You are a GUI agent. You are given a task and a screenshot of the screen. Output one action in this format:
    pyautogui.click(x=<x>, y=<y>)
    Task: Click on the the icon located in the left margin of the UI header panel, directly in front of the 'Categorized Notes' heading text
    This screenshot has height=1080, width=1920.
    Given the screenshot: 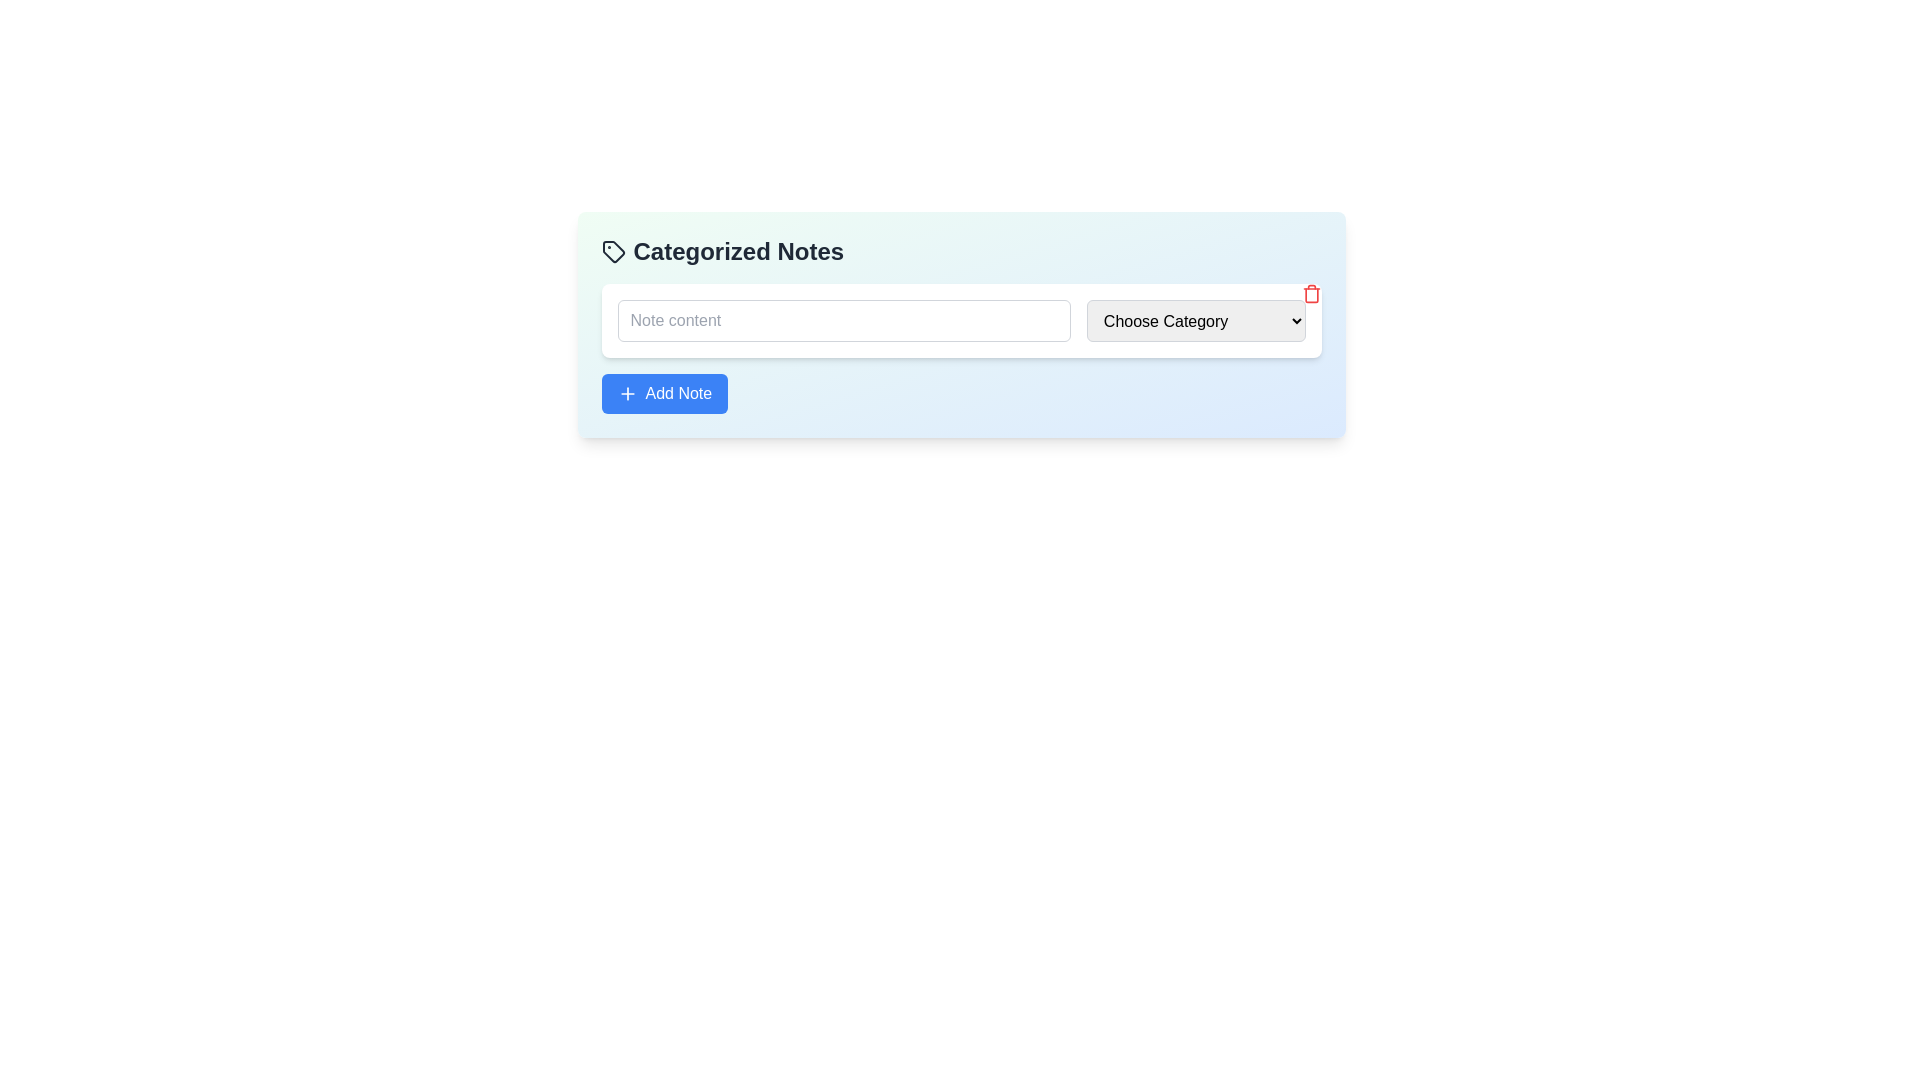 What is the action you would take?
    pyautogui.click(x=612, y=250)
    